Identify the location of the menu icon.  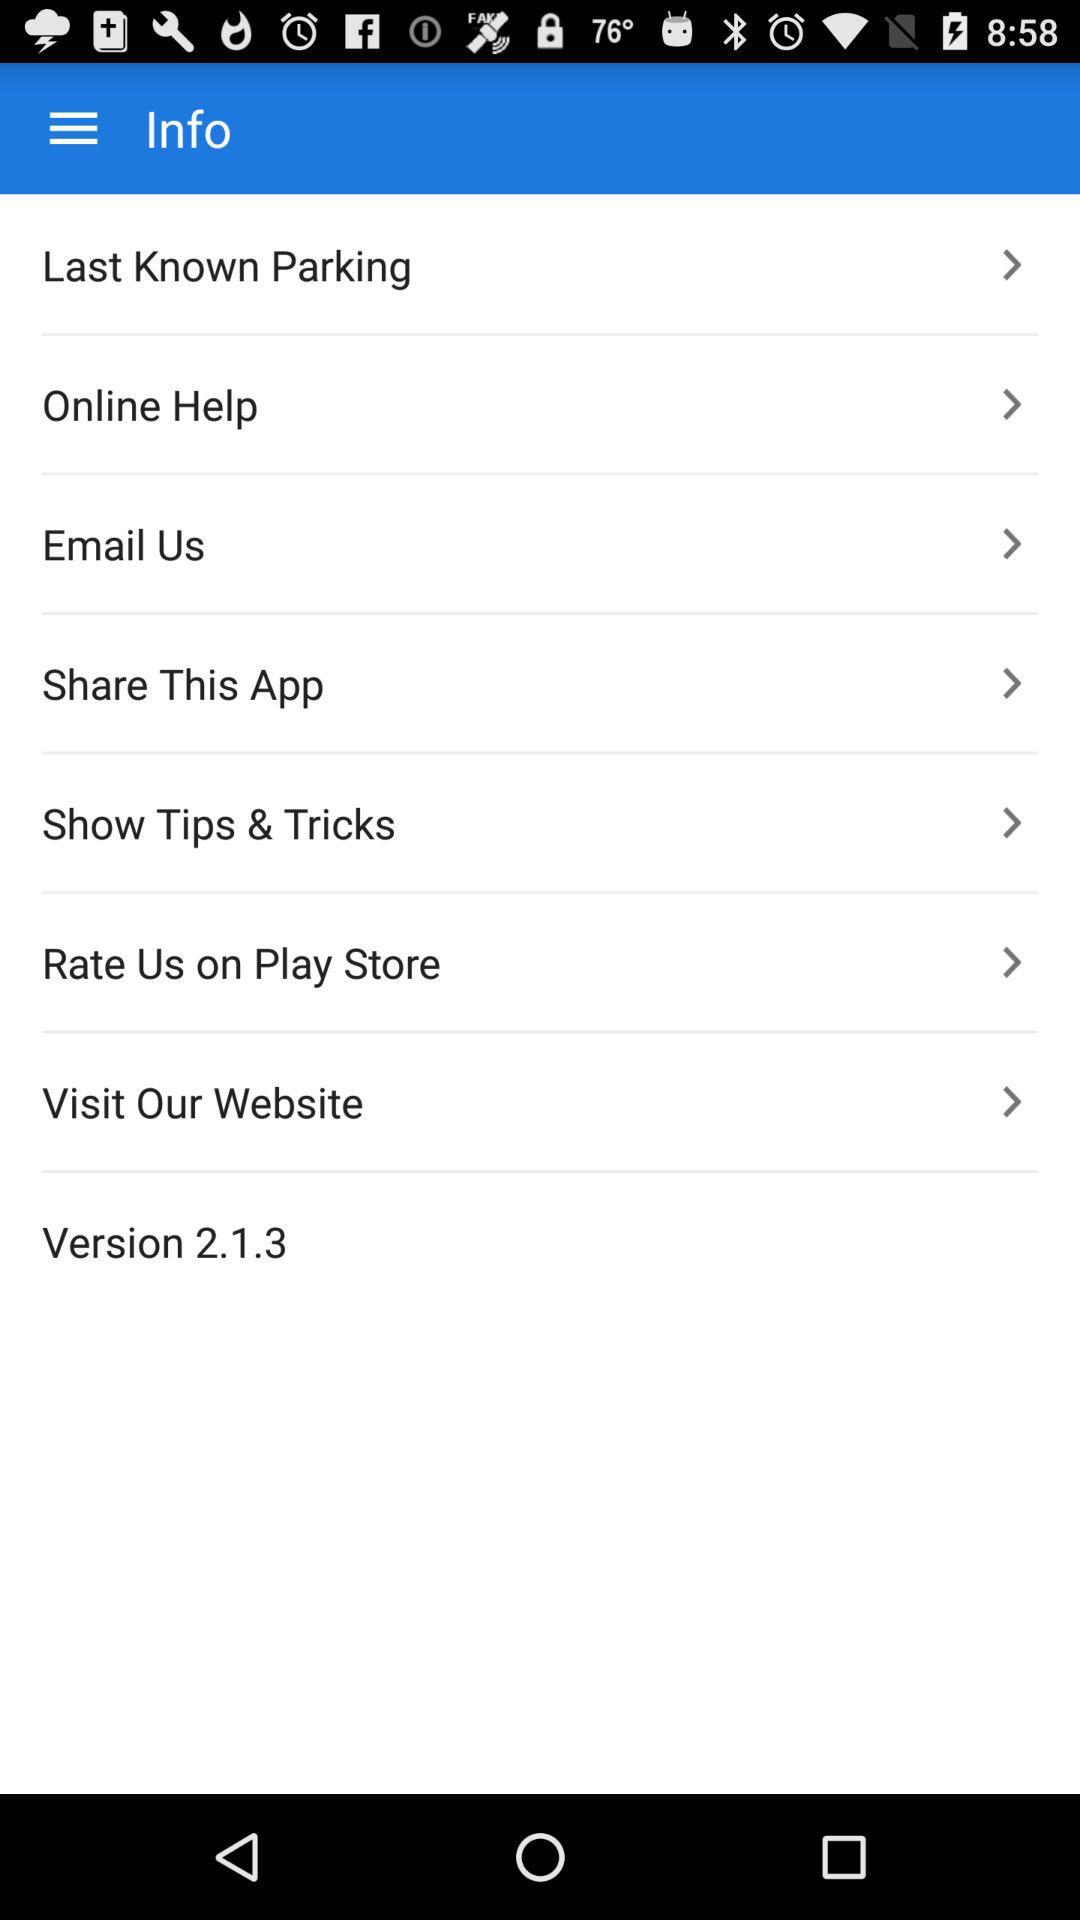
(72, 136).